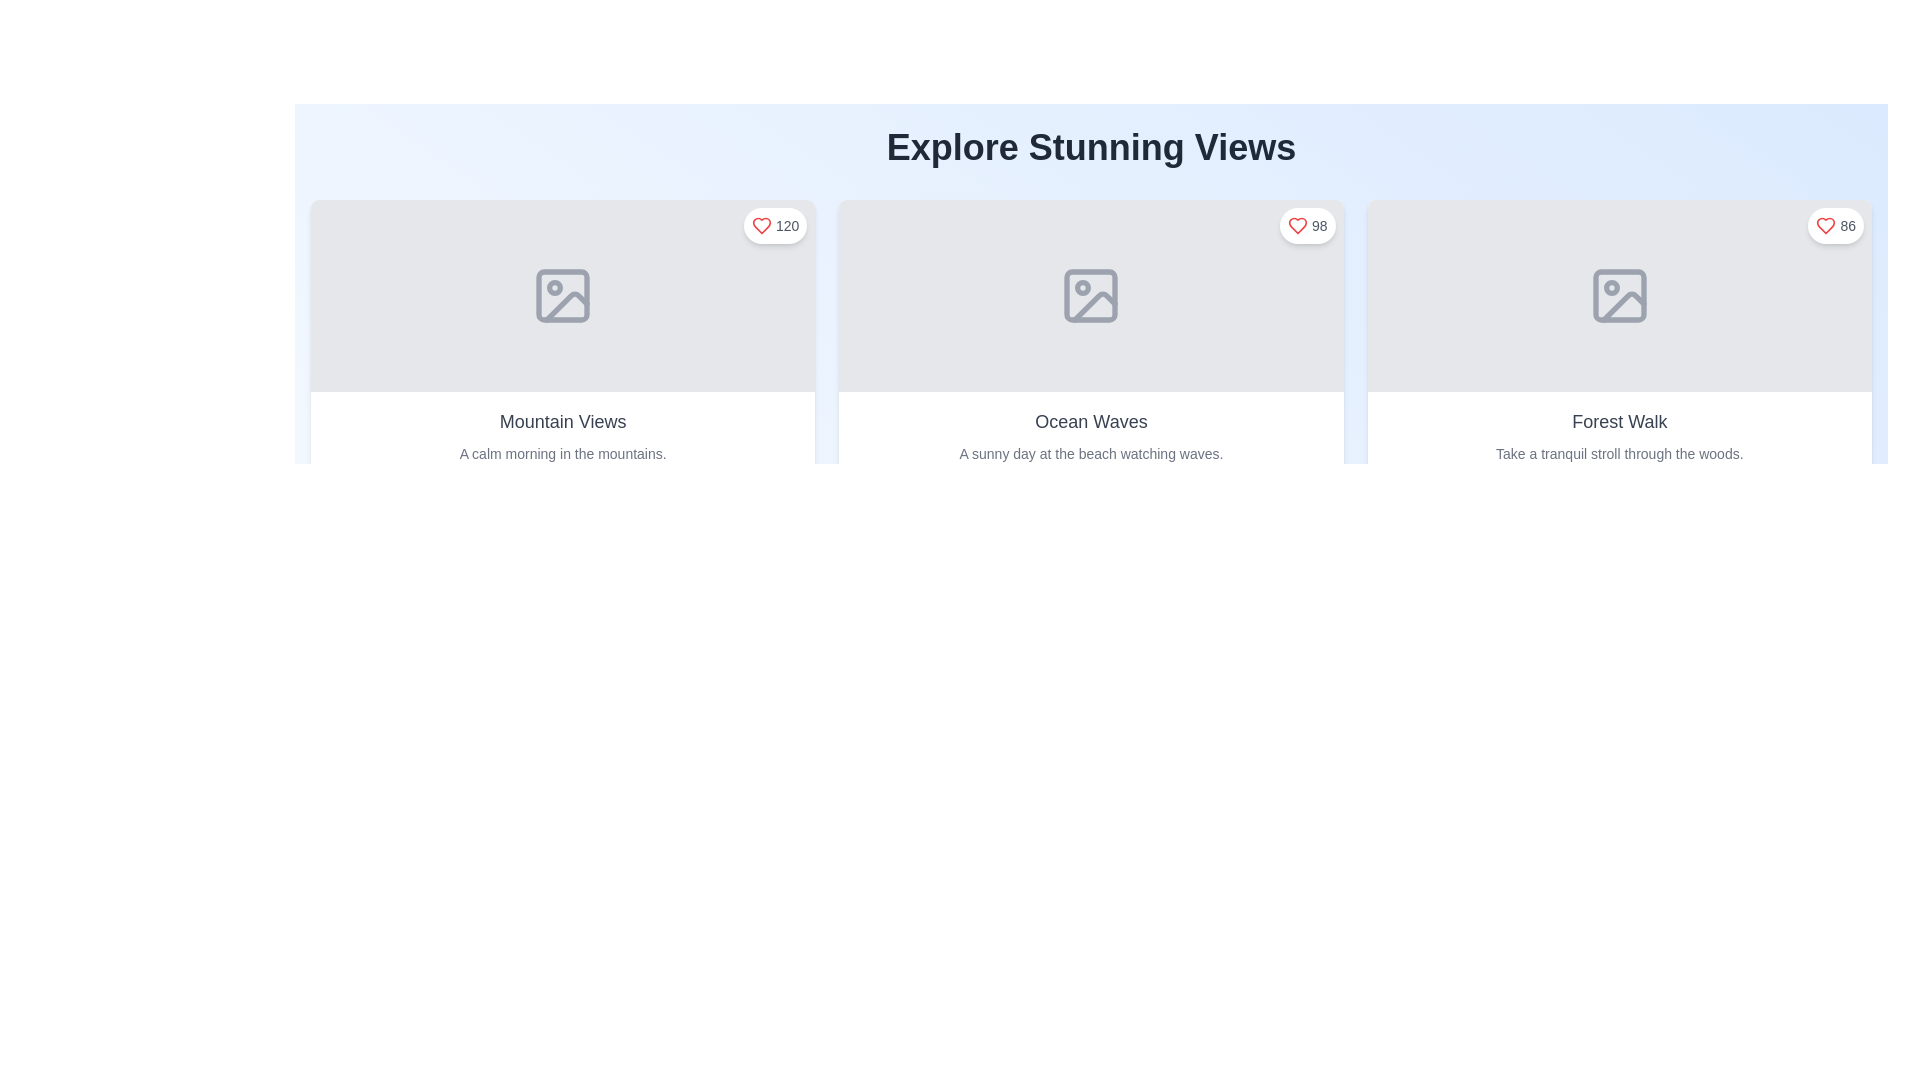  I want to click on the text block titled 'Mountain Views' which contains descriptive text about a calm morning in the mountains, so click(562, 434).